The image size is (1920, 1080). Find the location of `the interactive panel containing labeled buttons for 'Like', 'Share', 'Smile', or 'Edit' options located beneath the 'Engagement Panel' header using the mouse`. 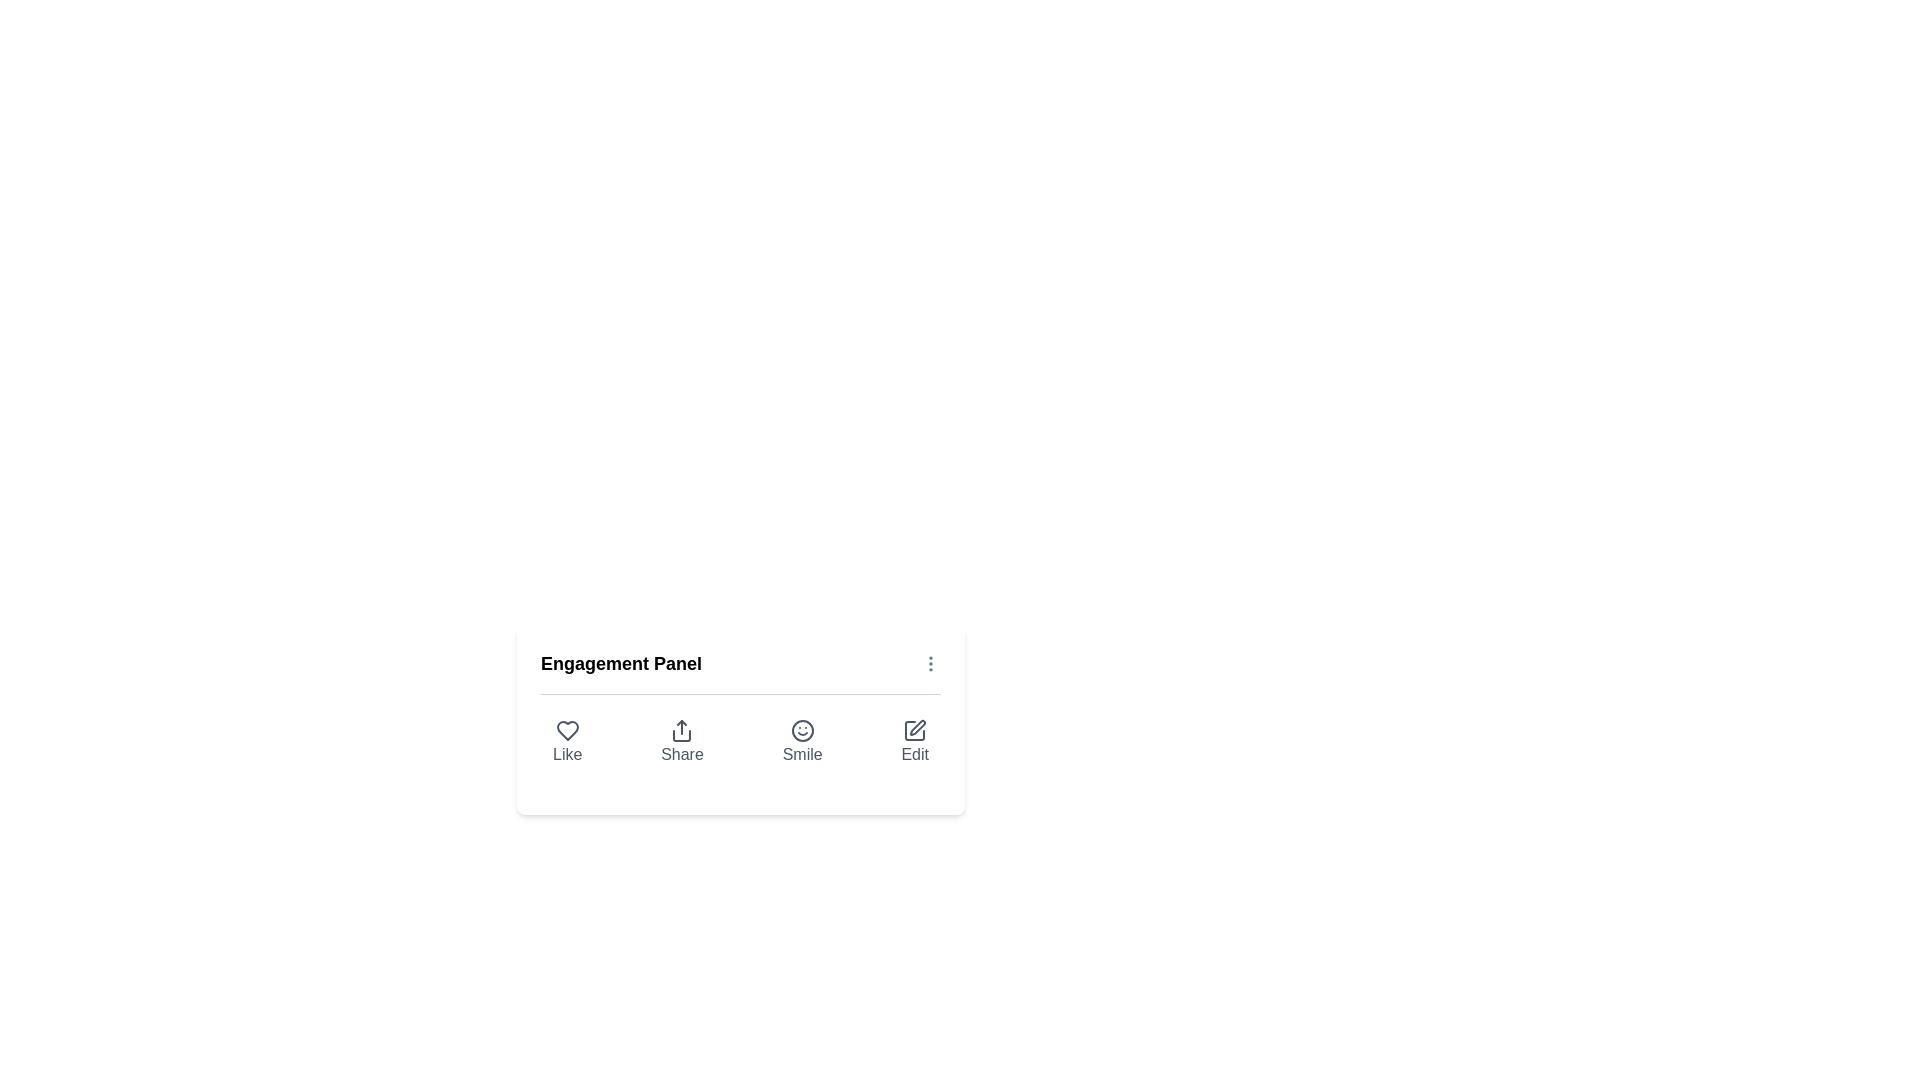

the interactive panel containing labeled buttons for 'Like', 'Share', 'Smile', or 'Edit' options located beneath the 'Engagement Panel' header using the mouse is located at coordinates (739, 720).